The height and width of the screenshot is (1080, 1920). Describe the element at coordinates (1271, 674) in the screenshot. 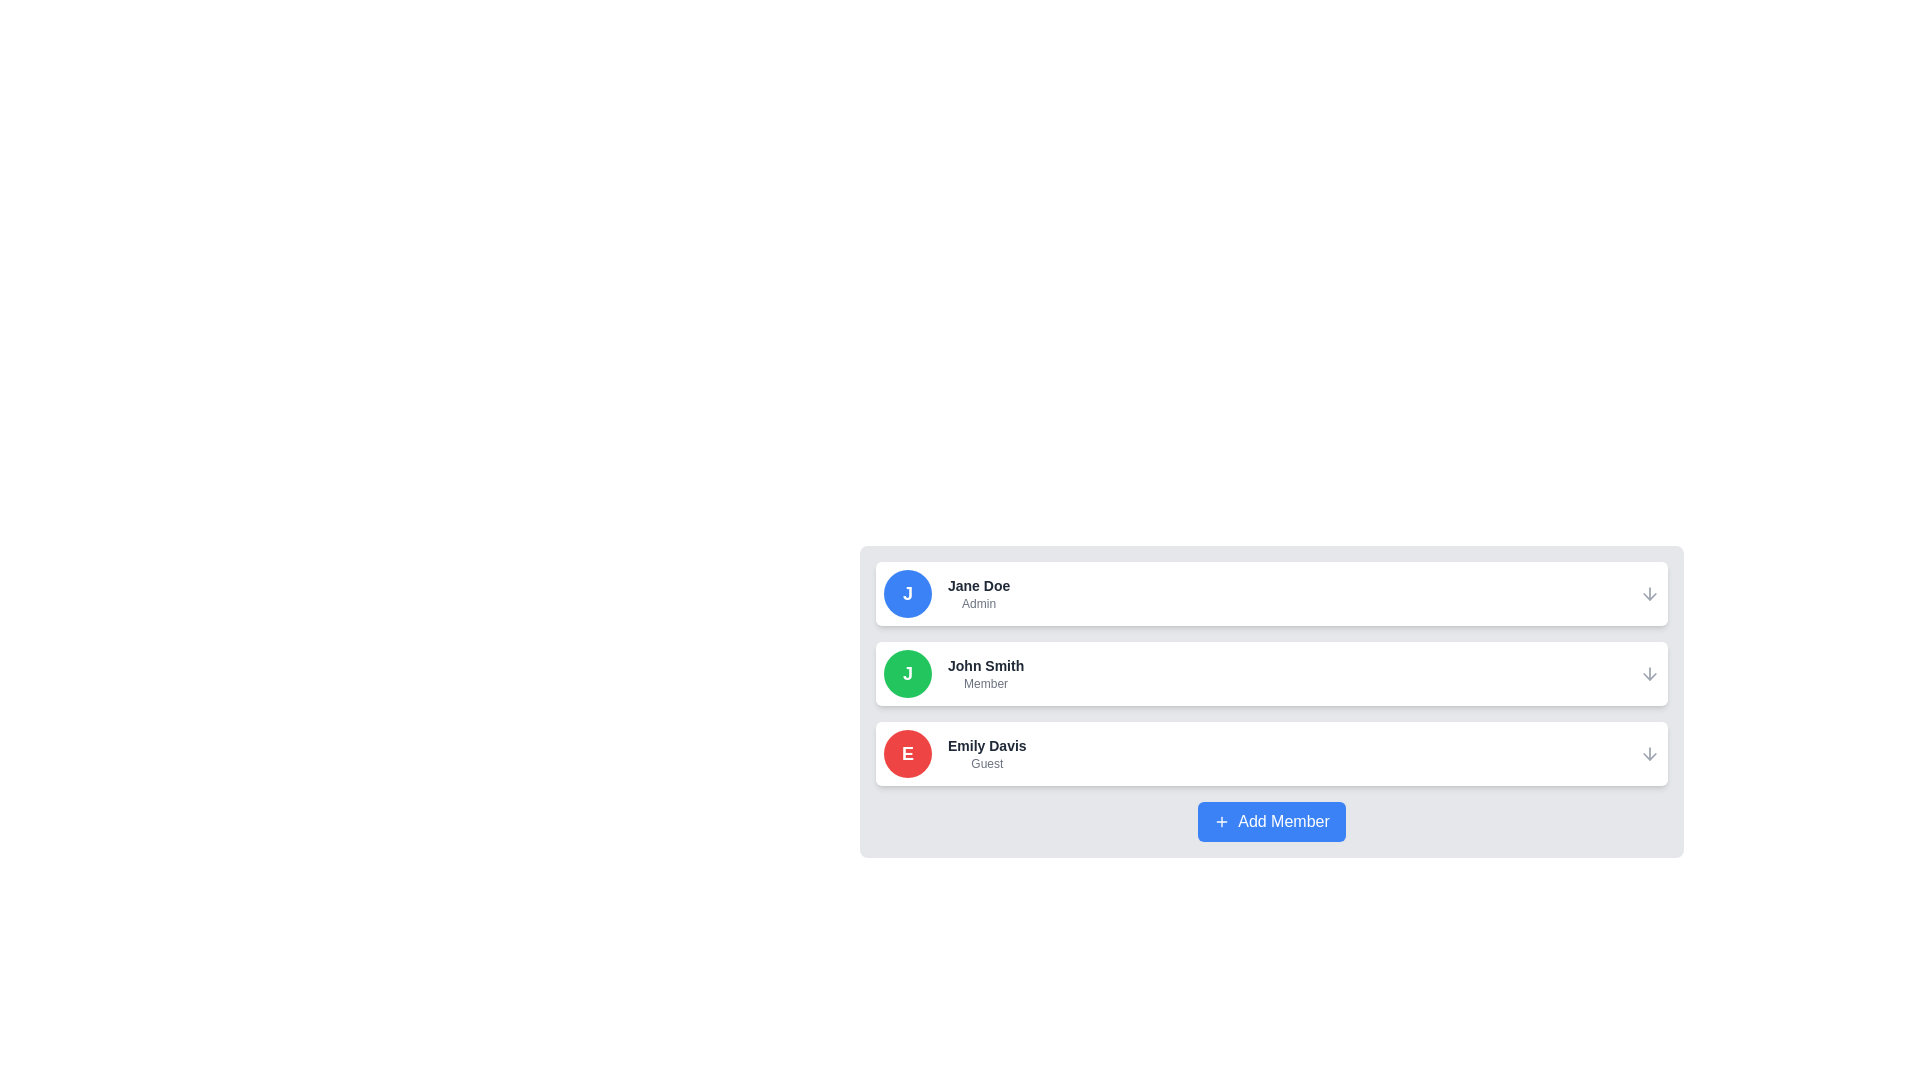

I see `the List Item Component representing 'John Smith' which displays their role as 'Member' and provides dropdown actions` at that location.